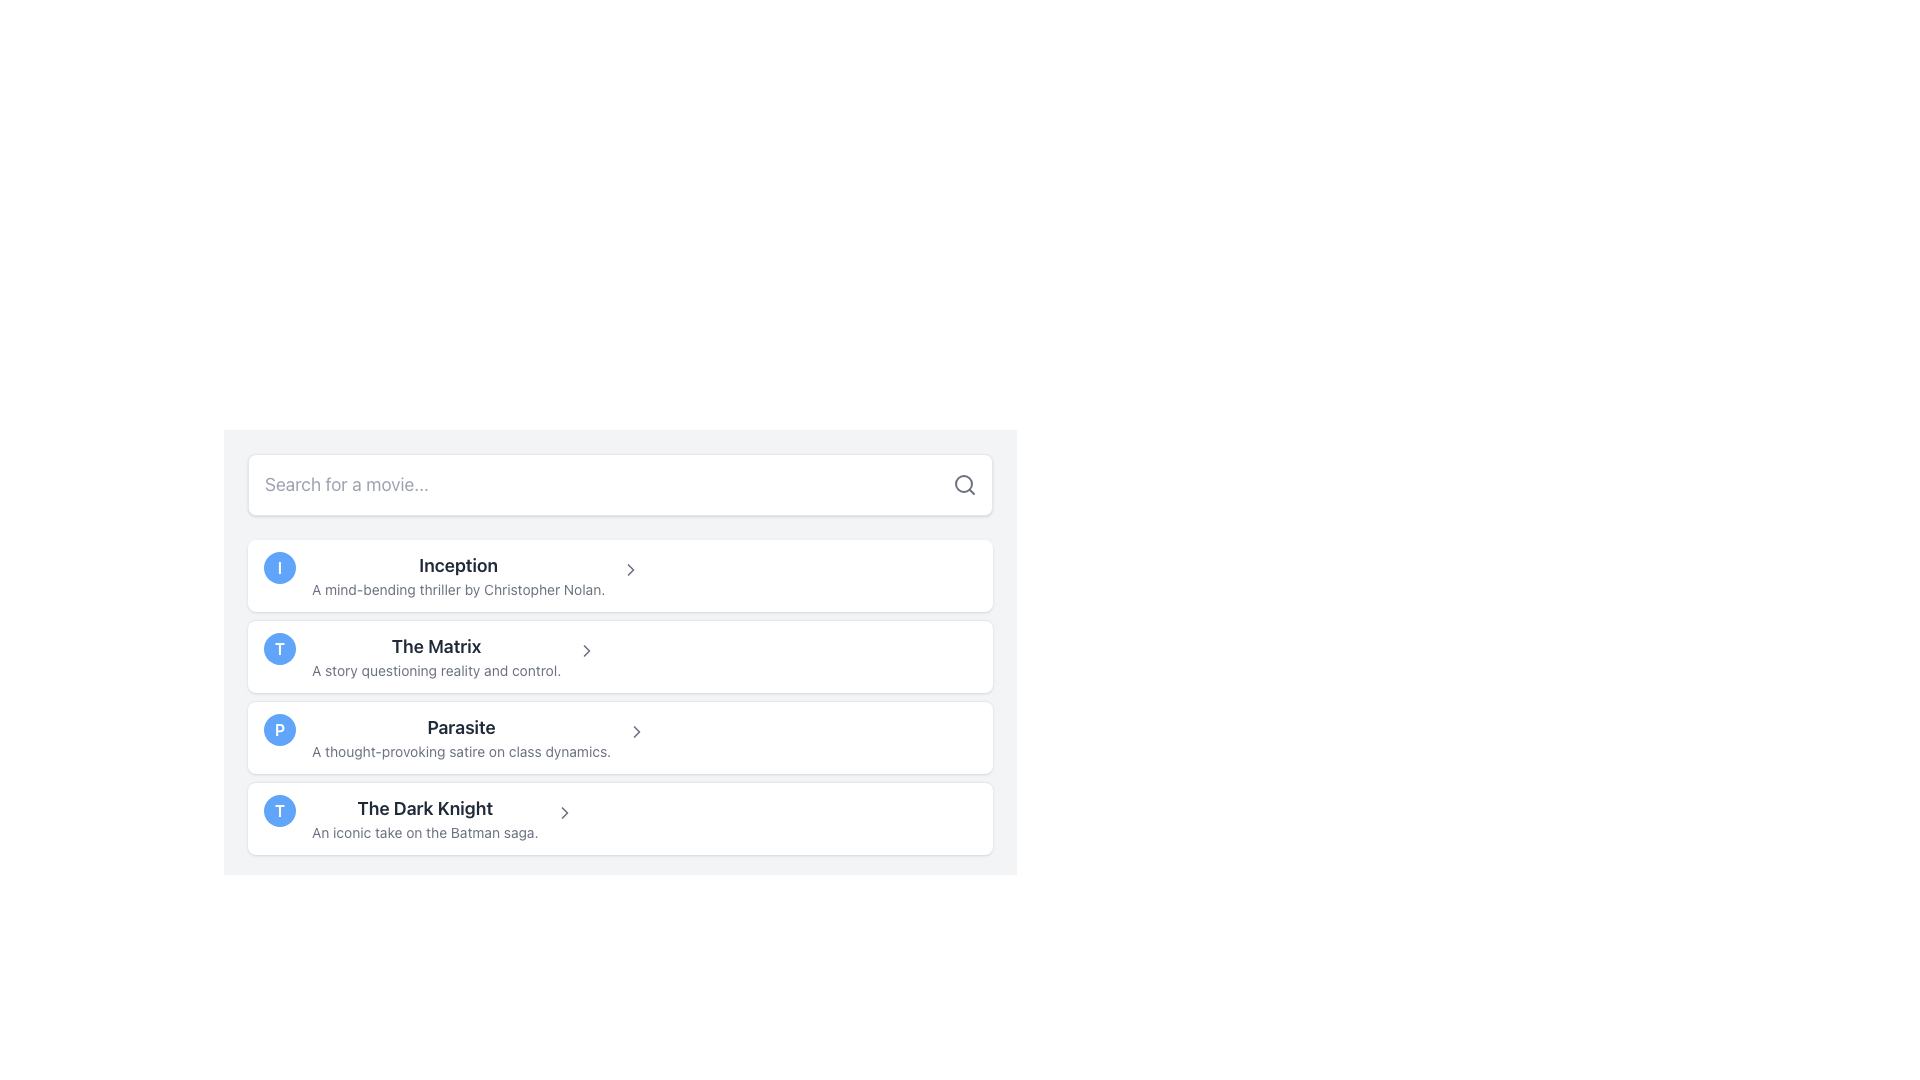 Image resolution: width=1920 pixels, height=1080 pixels. What do you see at coordinates (964, 483) in the screenshot?
I see `the decorative circle of the search icon located at the top-right side of the interface above the list of movie entries` at bounding box center [964, 483].